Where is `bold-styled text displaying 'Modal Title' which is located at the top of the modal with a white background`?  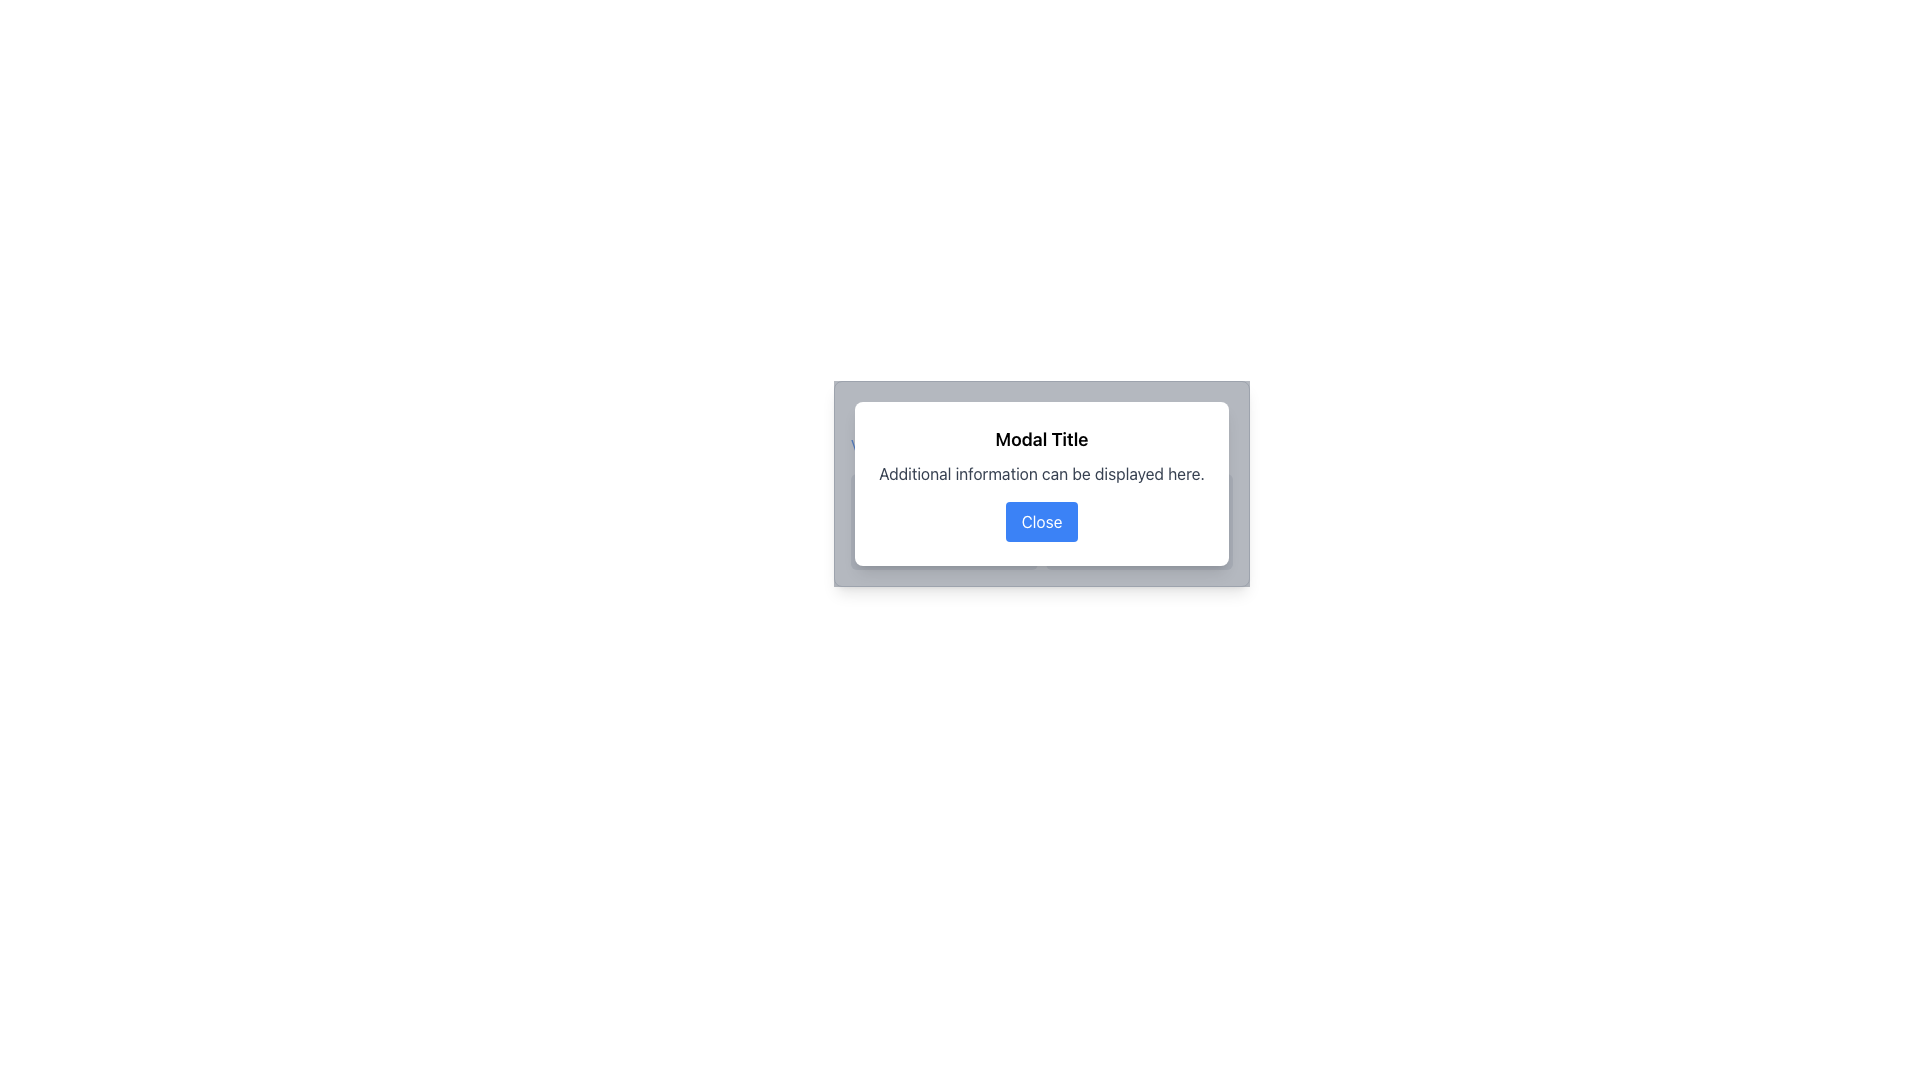
bold-styled text displaying 'Modal Title' which is located at the top of the modal with a white background is located at coordinates (1040, 438).